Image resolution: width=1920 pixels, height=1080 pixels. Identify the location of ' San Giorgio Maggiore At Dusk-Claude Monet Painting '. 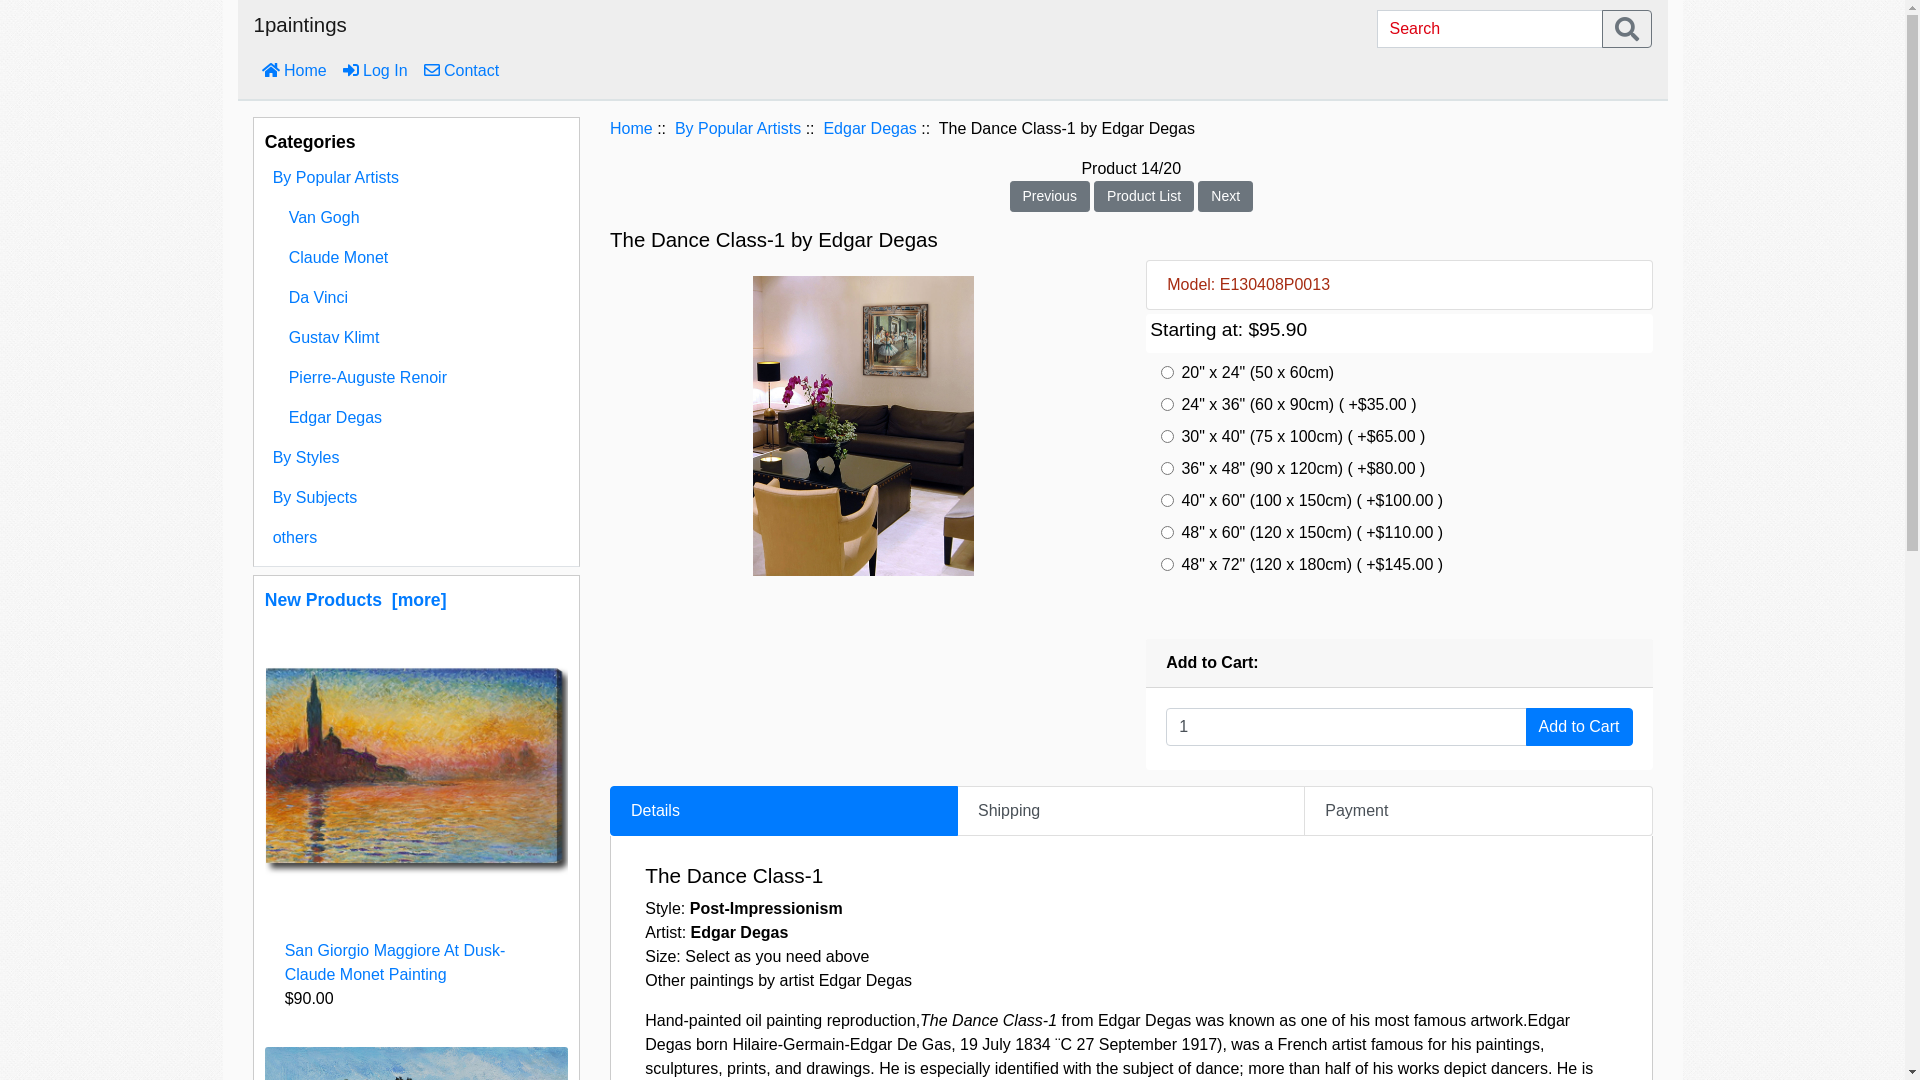
(415, 766).